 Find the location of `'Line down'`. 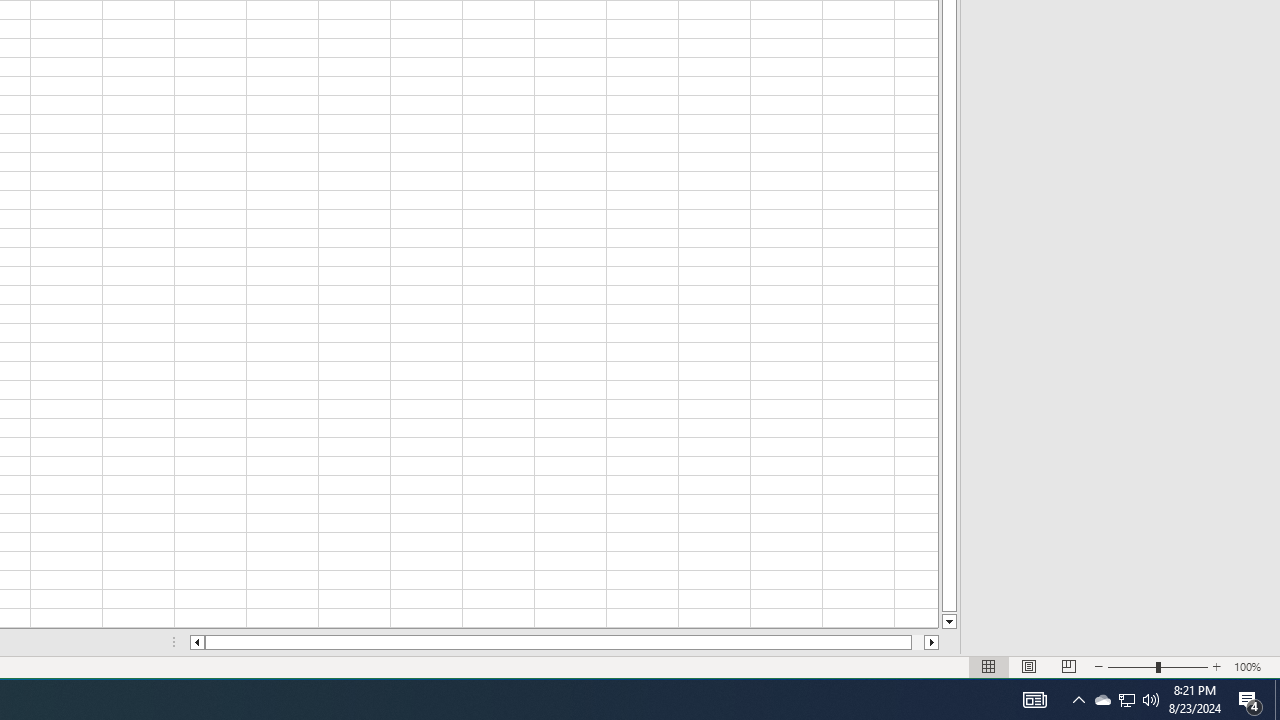

'Line down' is located at coordinates (948, 621).